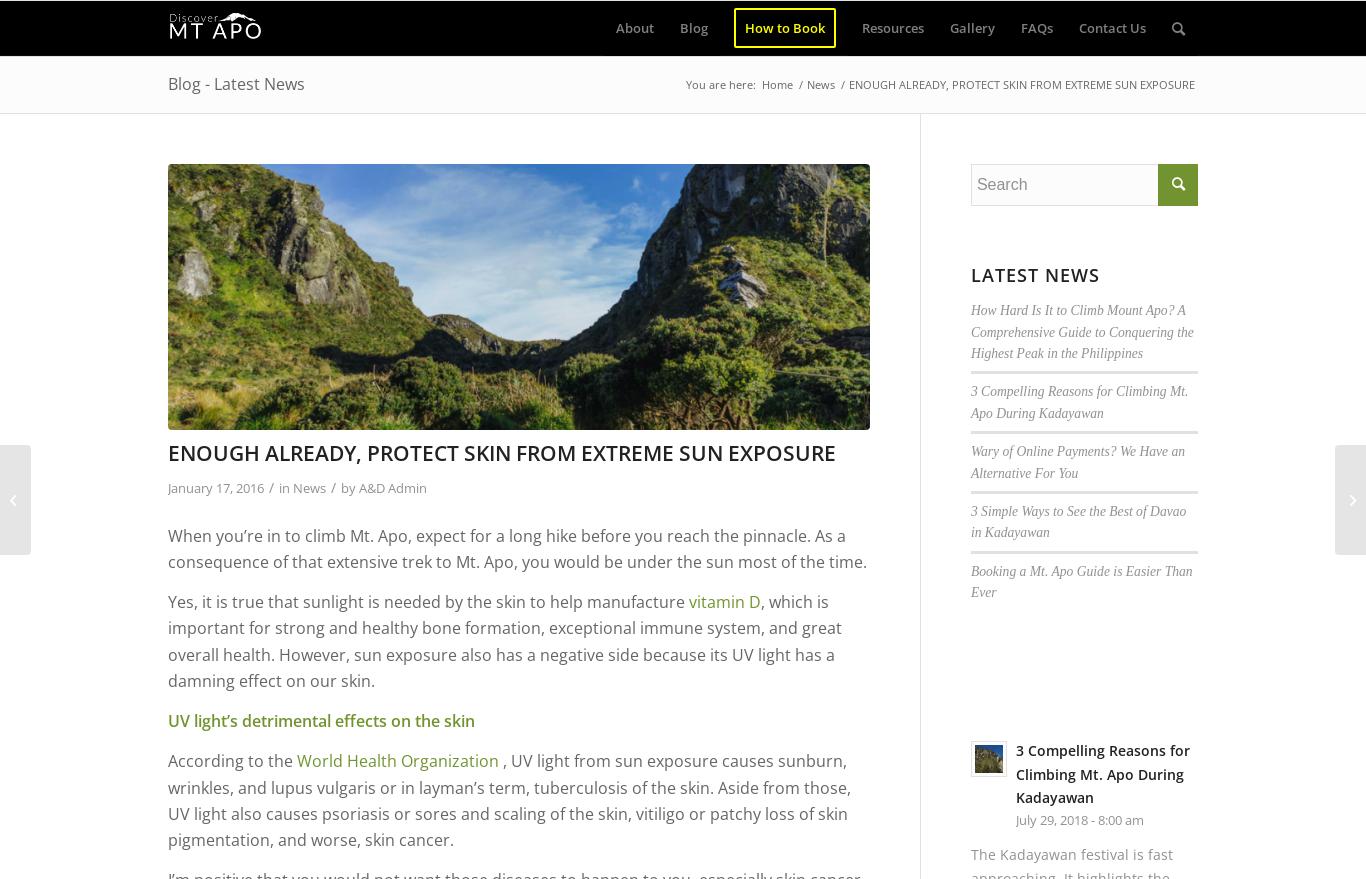  What do you see at coordinates (309, 485) in the screenshot?
I see `'News'` at bounding box center [309, 485].